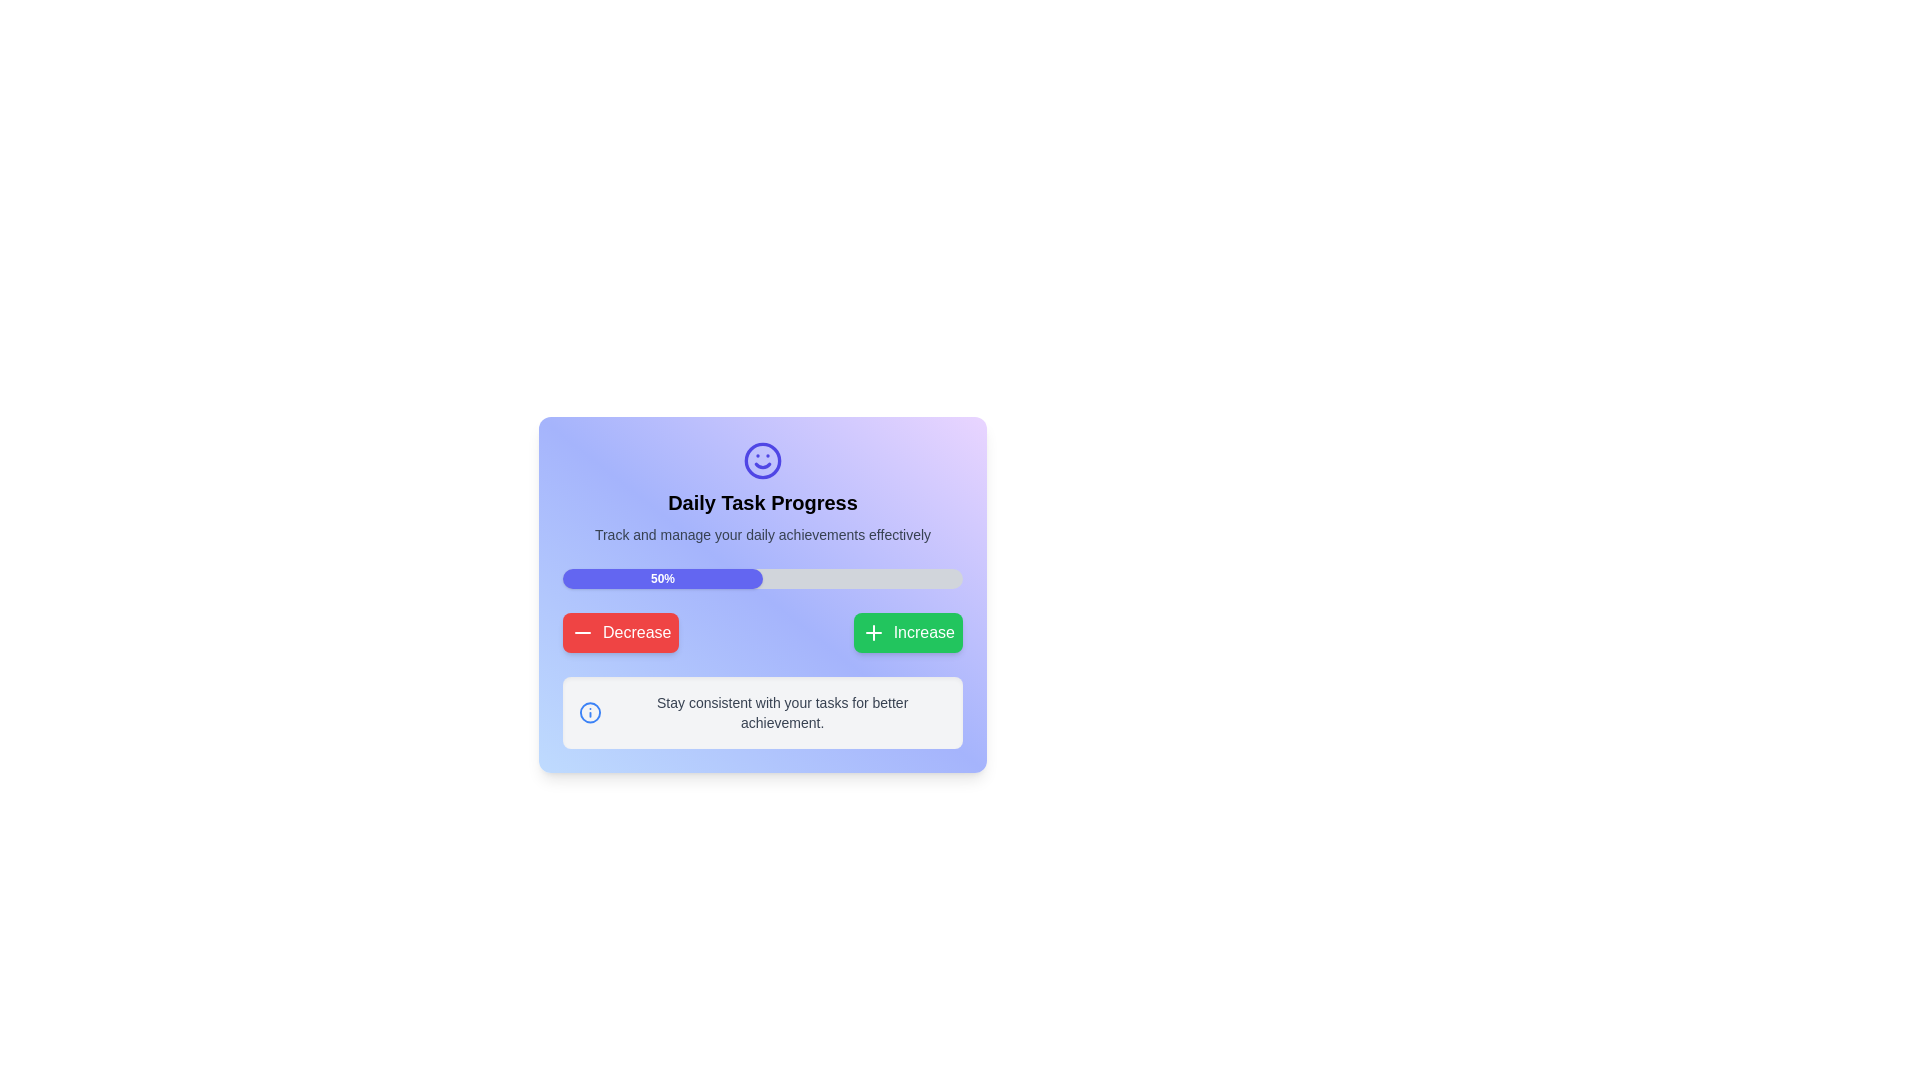 This screenshot has height=1080, width=1920. Describe the element at coordinates (581, 632) in the screenshot. I see `the icon within the red 'Decrease' button` at that location.